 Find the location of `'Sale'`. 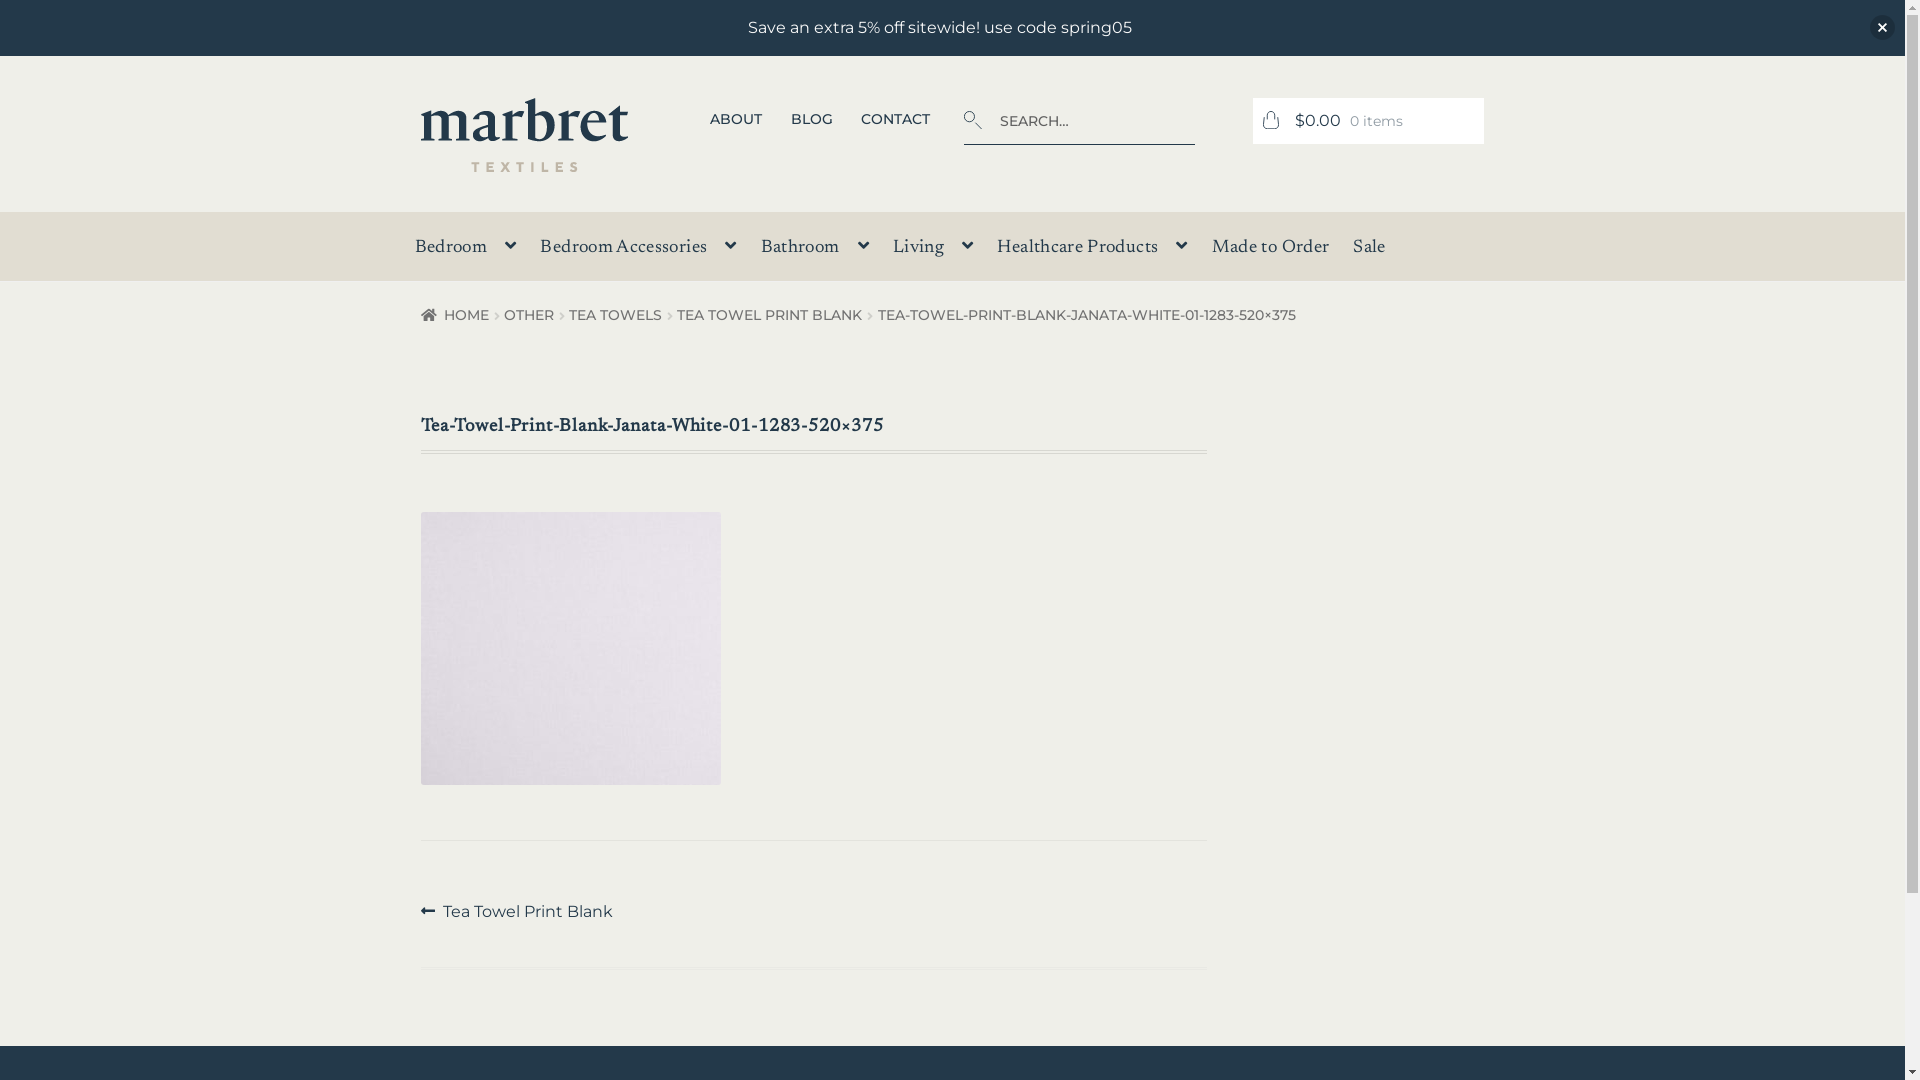

'Sale' is located at coordinates (1367, 252).